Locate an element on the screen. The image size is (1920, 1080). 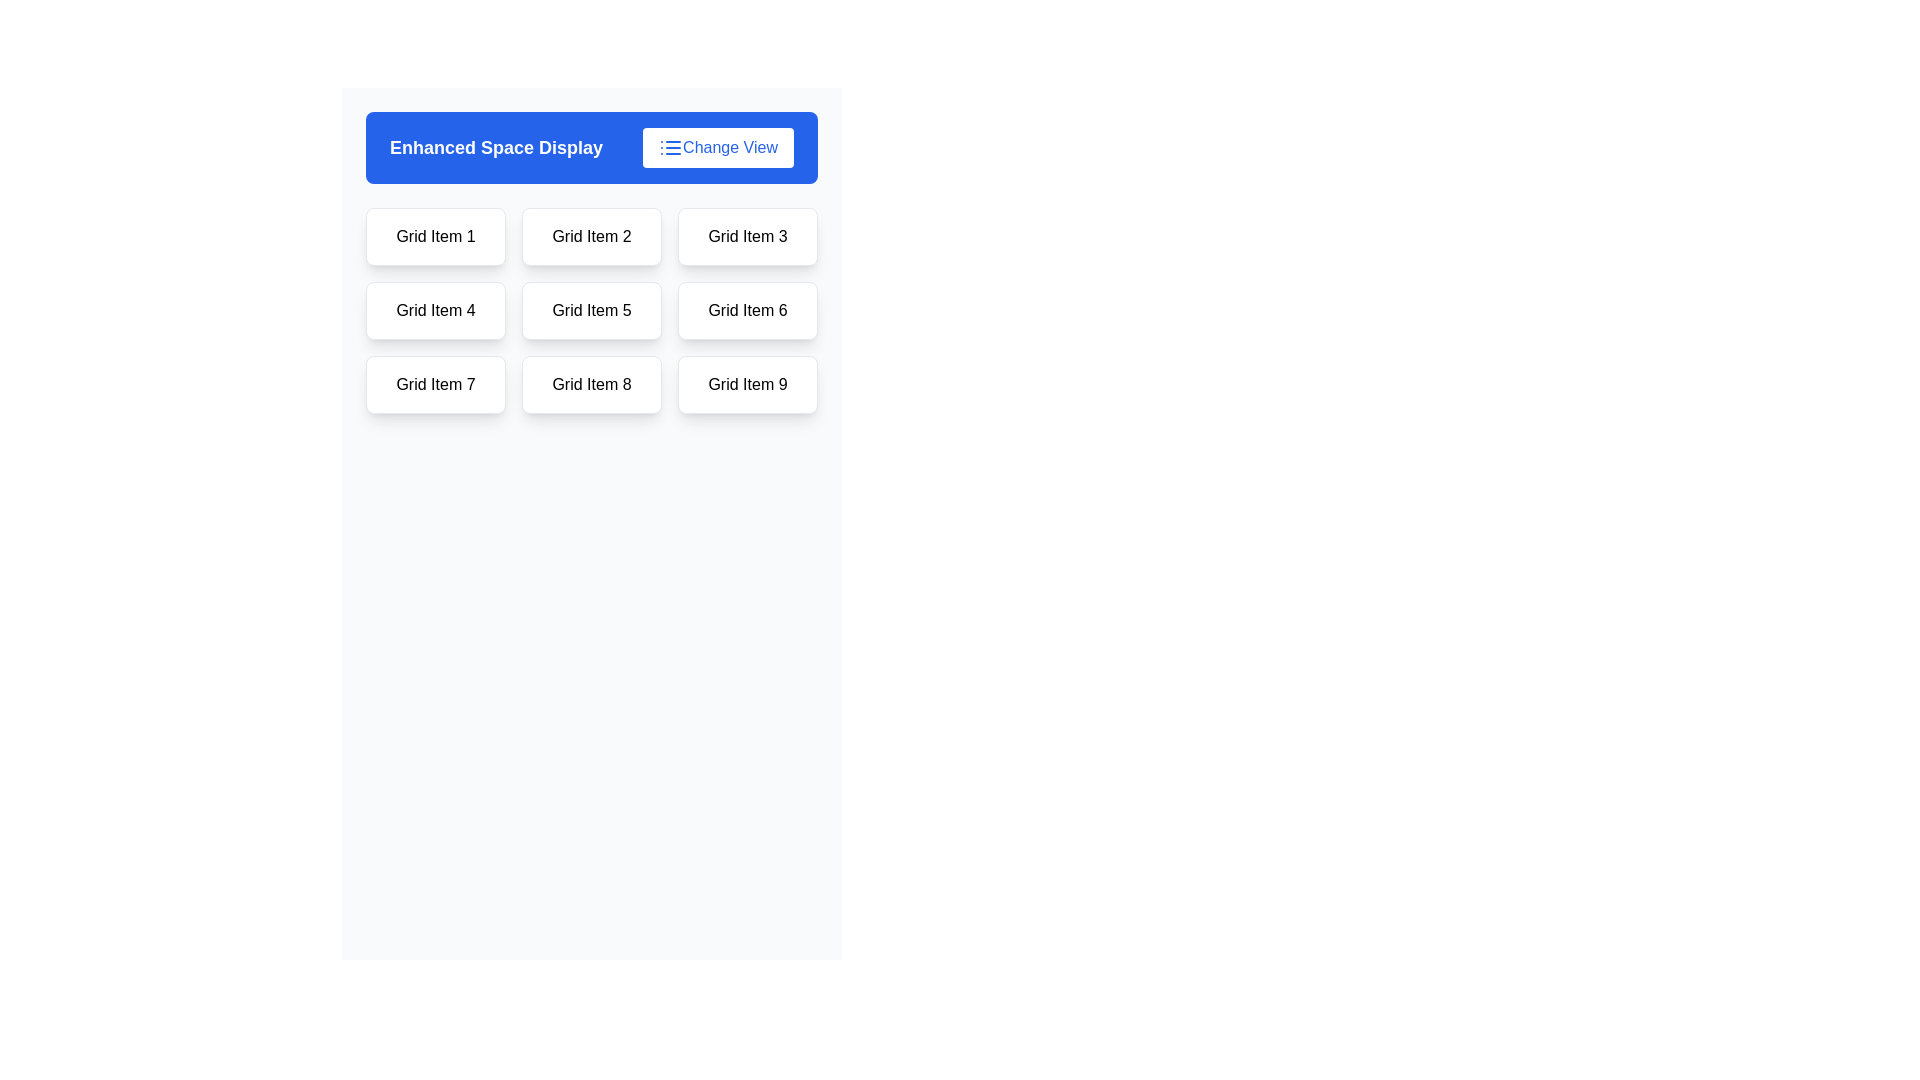
the Display Card with the text 'Grid Item 4', which is a rectangular grid item styled with a white background and rounded corners, located in the second row, first column of a 3-column grid layout is located at coordinates (435, 311).